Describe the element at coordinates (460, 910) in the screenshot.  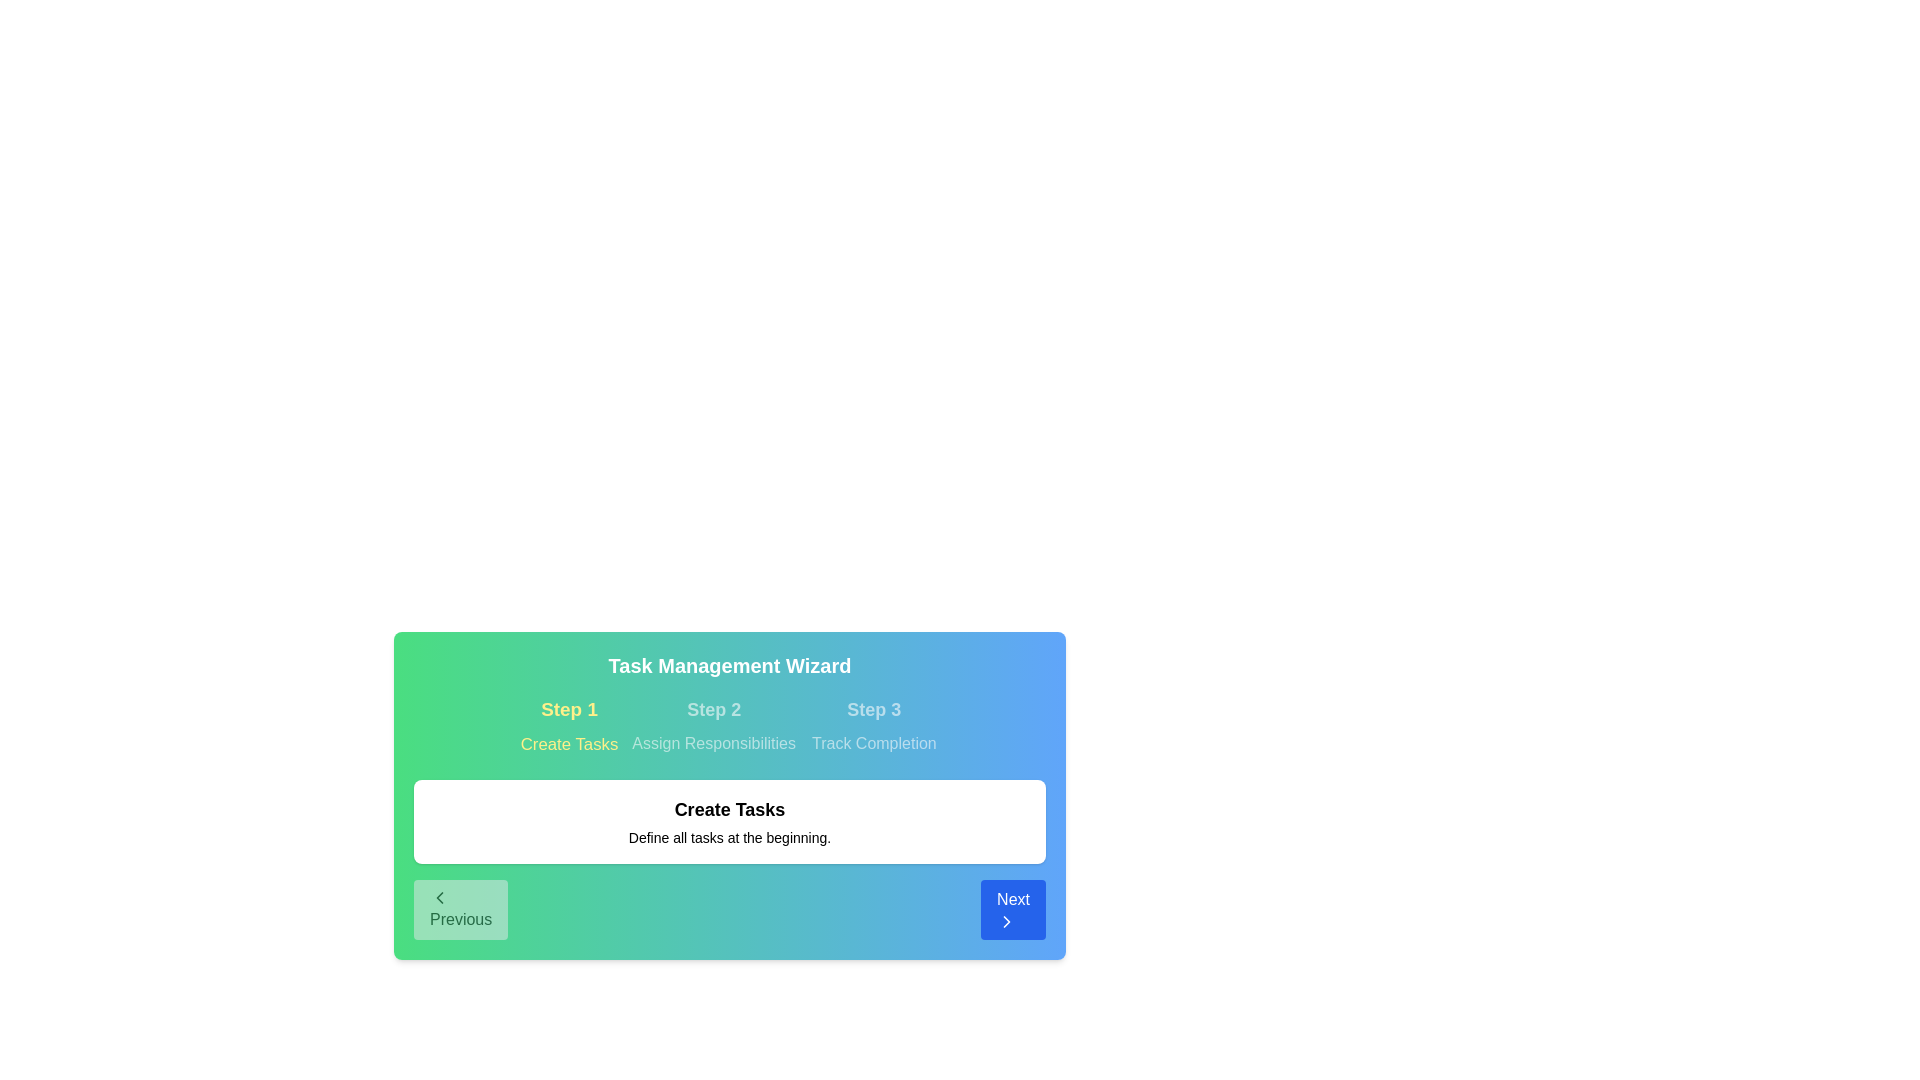
I see `Previous button to navigate through the steps` at that location.